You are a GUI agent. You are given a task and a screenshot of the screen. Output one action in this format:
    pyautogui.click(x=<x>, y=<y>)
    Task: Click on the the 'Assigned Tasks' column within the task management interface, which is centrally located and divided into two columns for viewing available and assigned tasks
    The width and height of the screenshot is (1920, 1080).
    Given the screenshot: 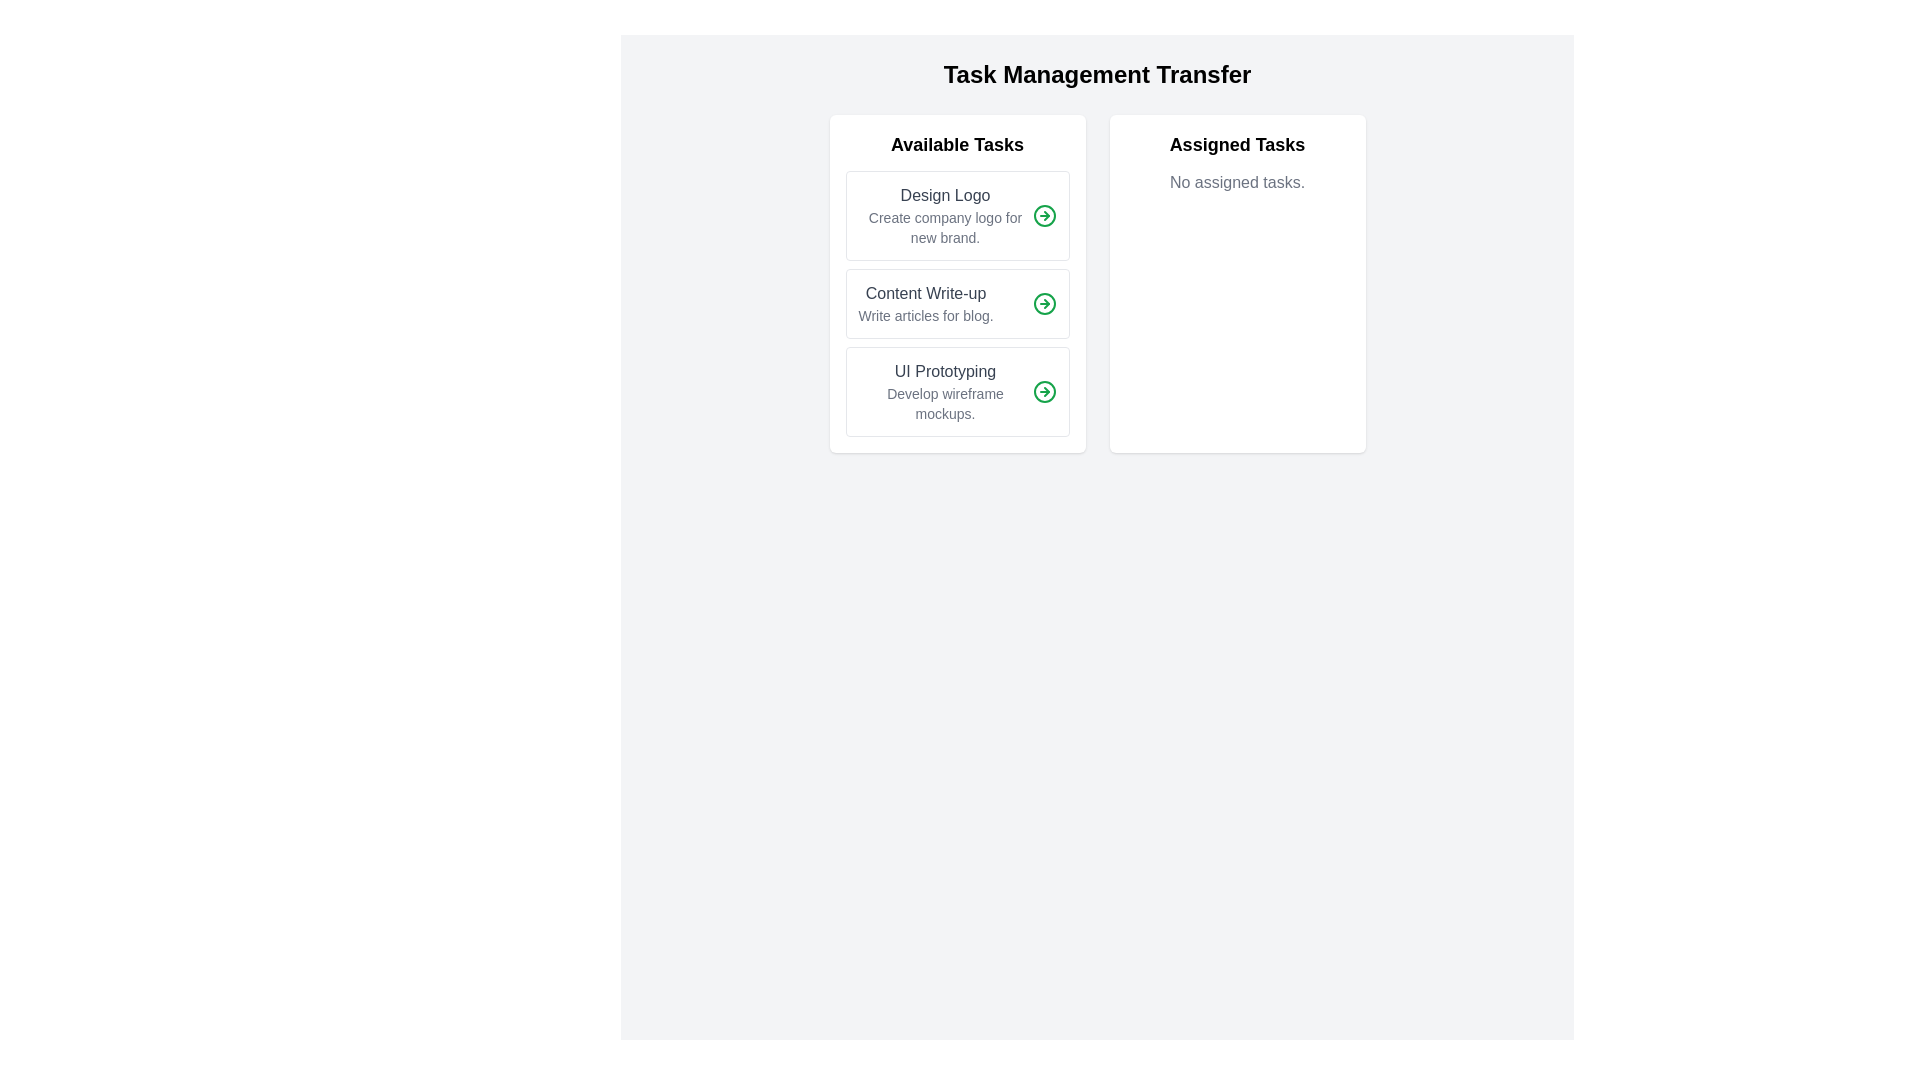 What is the action you would take?
    pyautogui.click(x=1096, y=284)
    